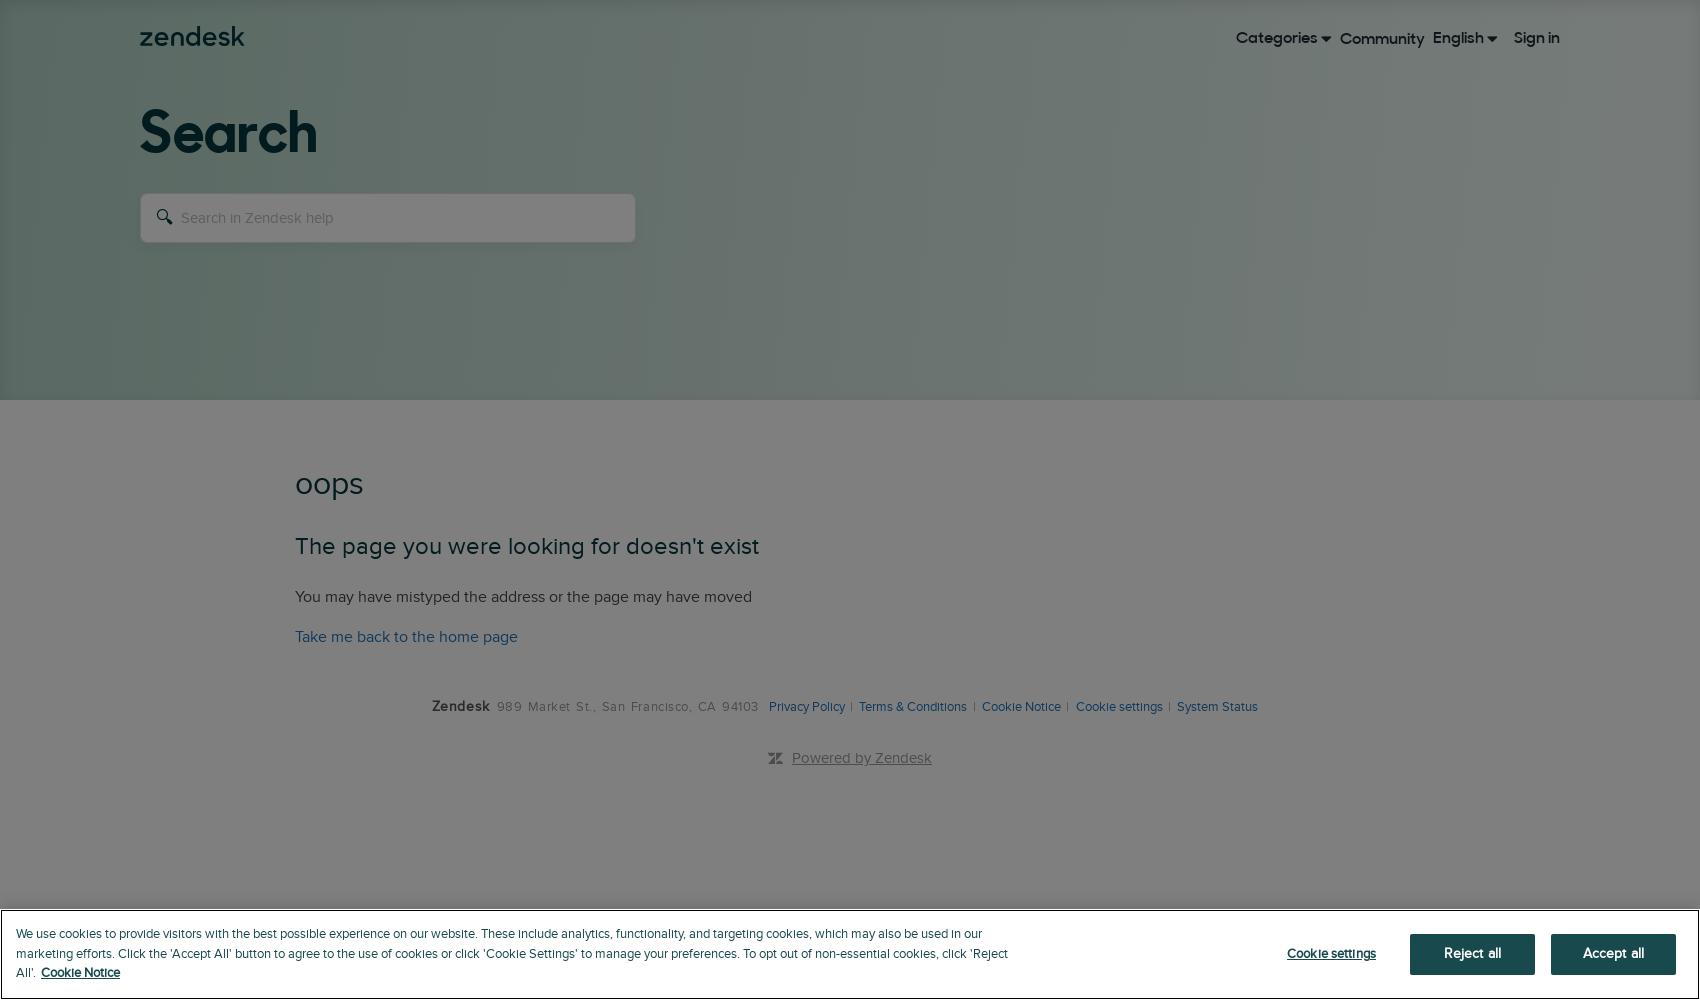 This screenshot has height=1000, width=1700. Describe the element at coordinates (913, 706) in the screenshot. I see `'Terms & Conditions'` at that location.